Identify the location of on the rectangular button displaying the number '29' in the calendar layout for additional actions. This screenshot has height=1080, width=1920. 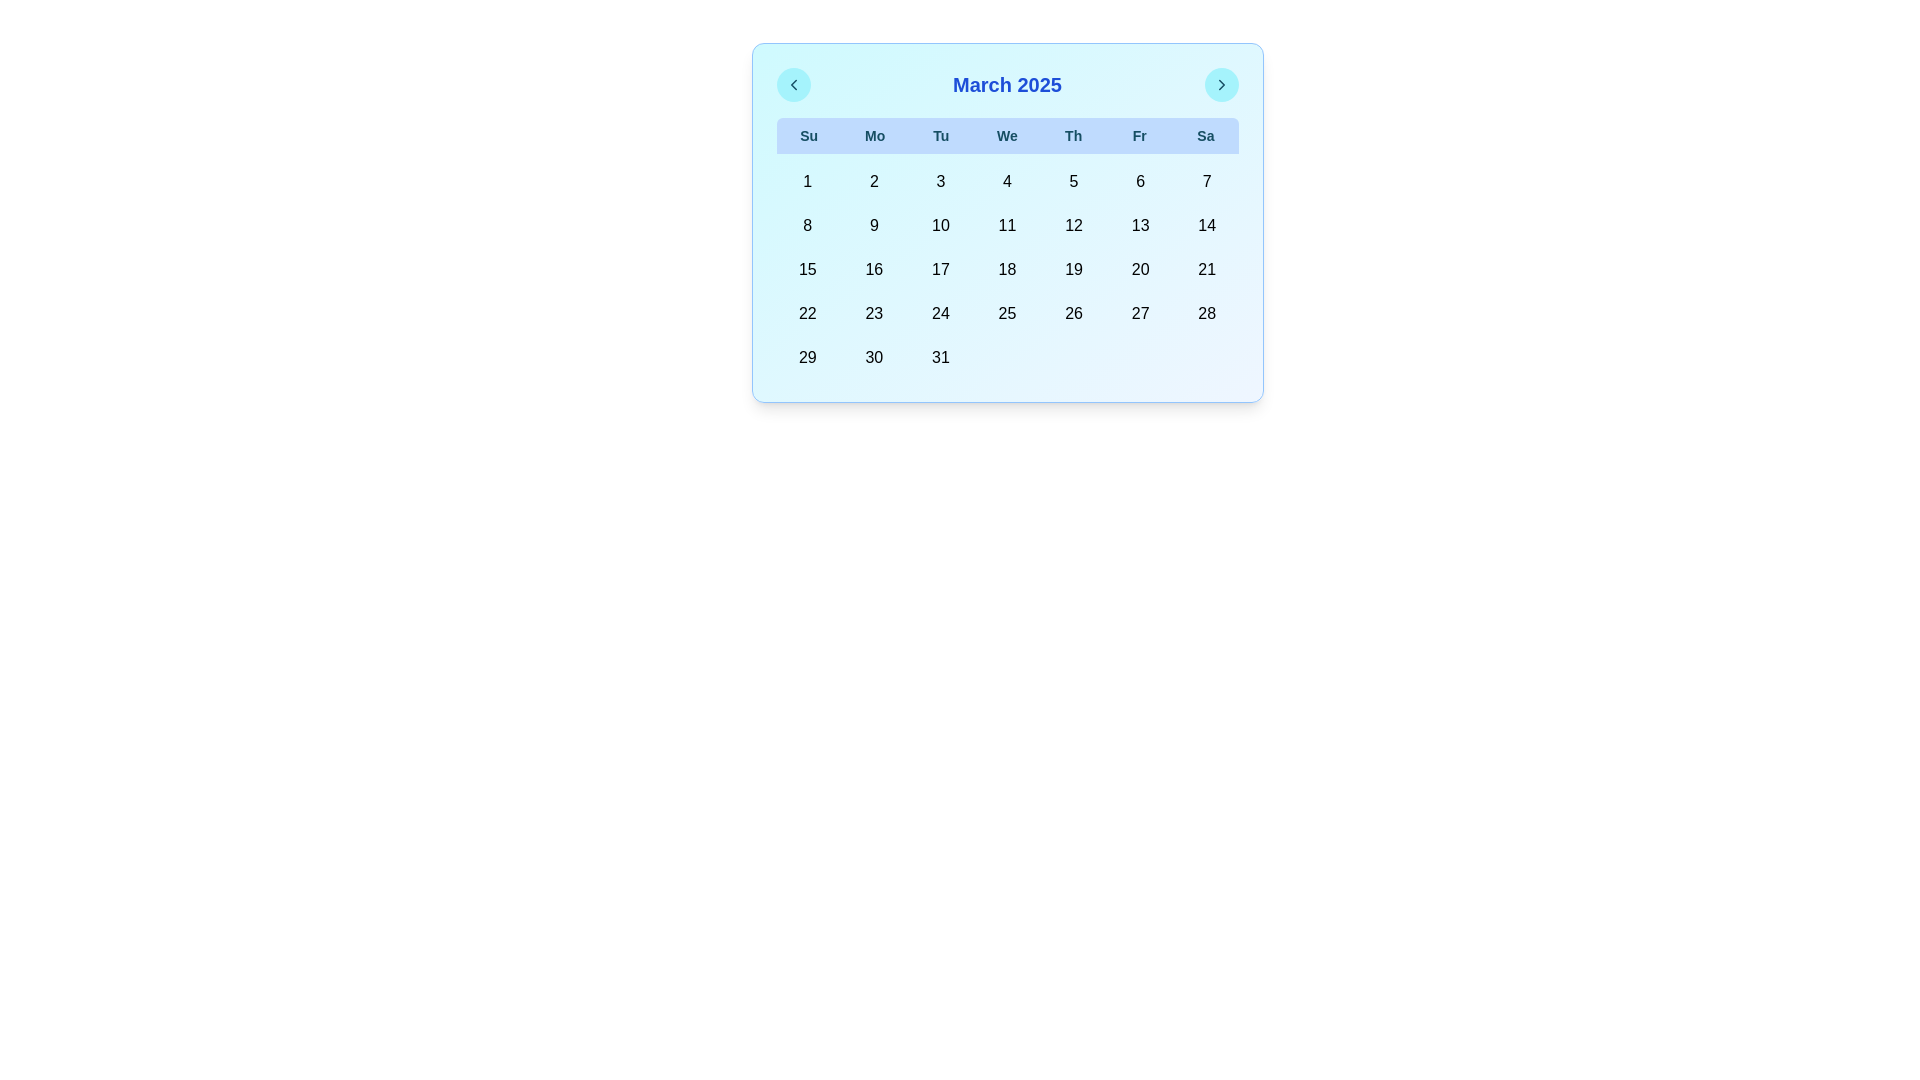
(807, 357).